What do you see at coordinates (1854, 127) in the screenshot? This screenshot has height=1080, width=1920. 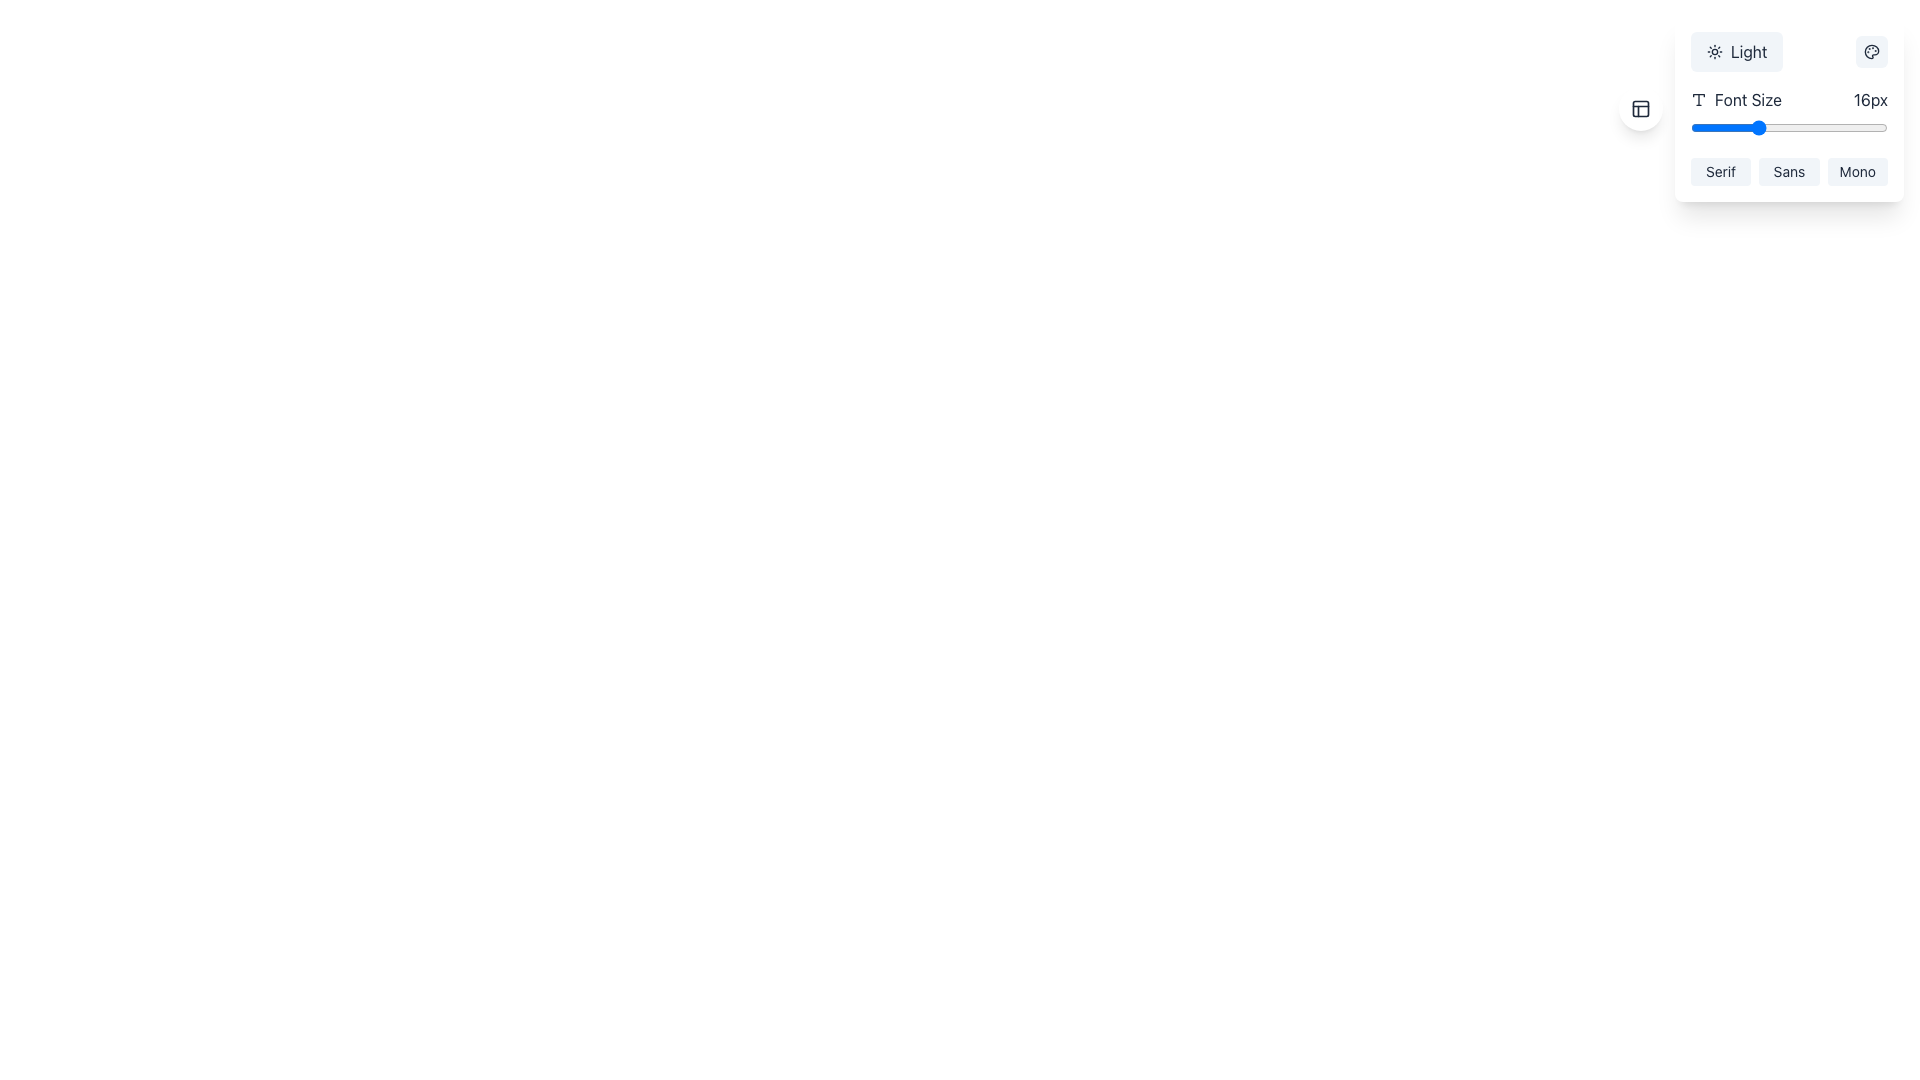 I see `font size` at bounding box center [1854, 127].